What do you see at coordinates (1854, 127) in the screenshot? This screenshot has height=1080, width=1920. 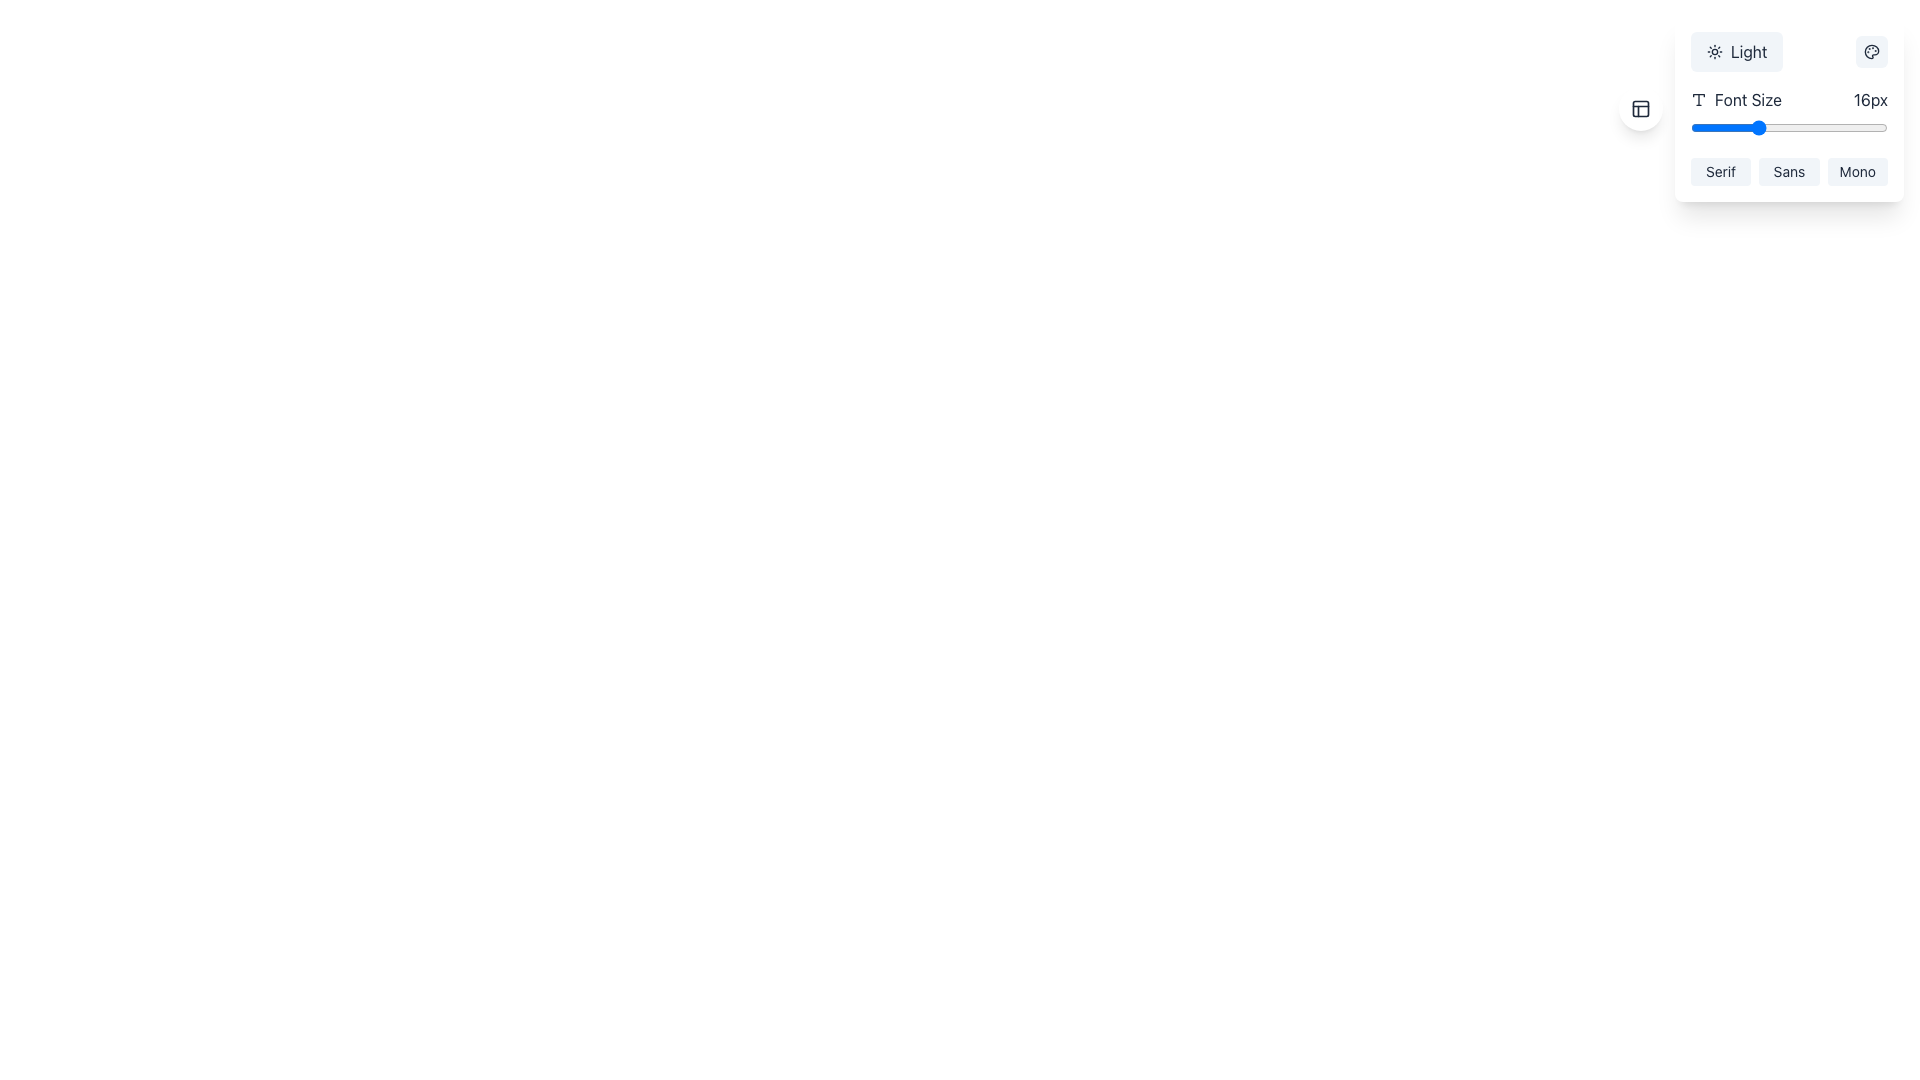 I see `font size` at bounding box center [1854, 127].